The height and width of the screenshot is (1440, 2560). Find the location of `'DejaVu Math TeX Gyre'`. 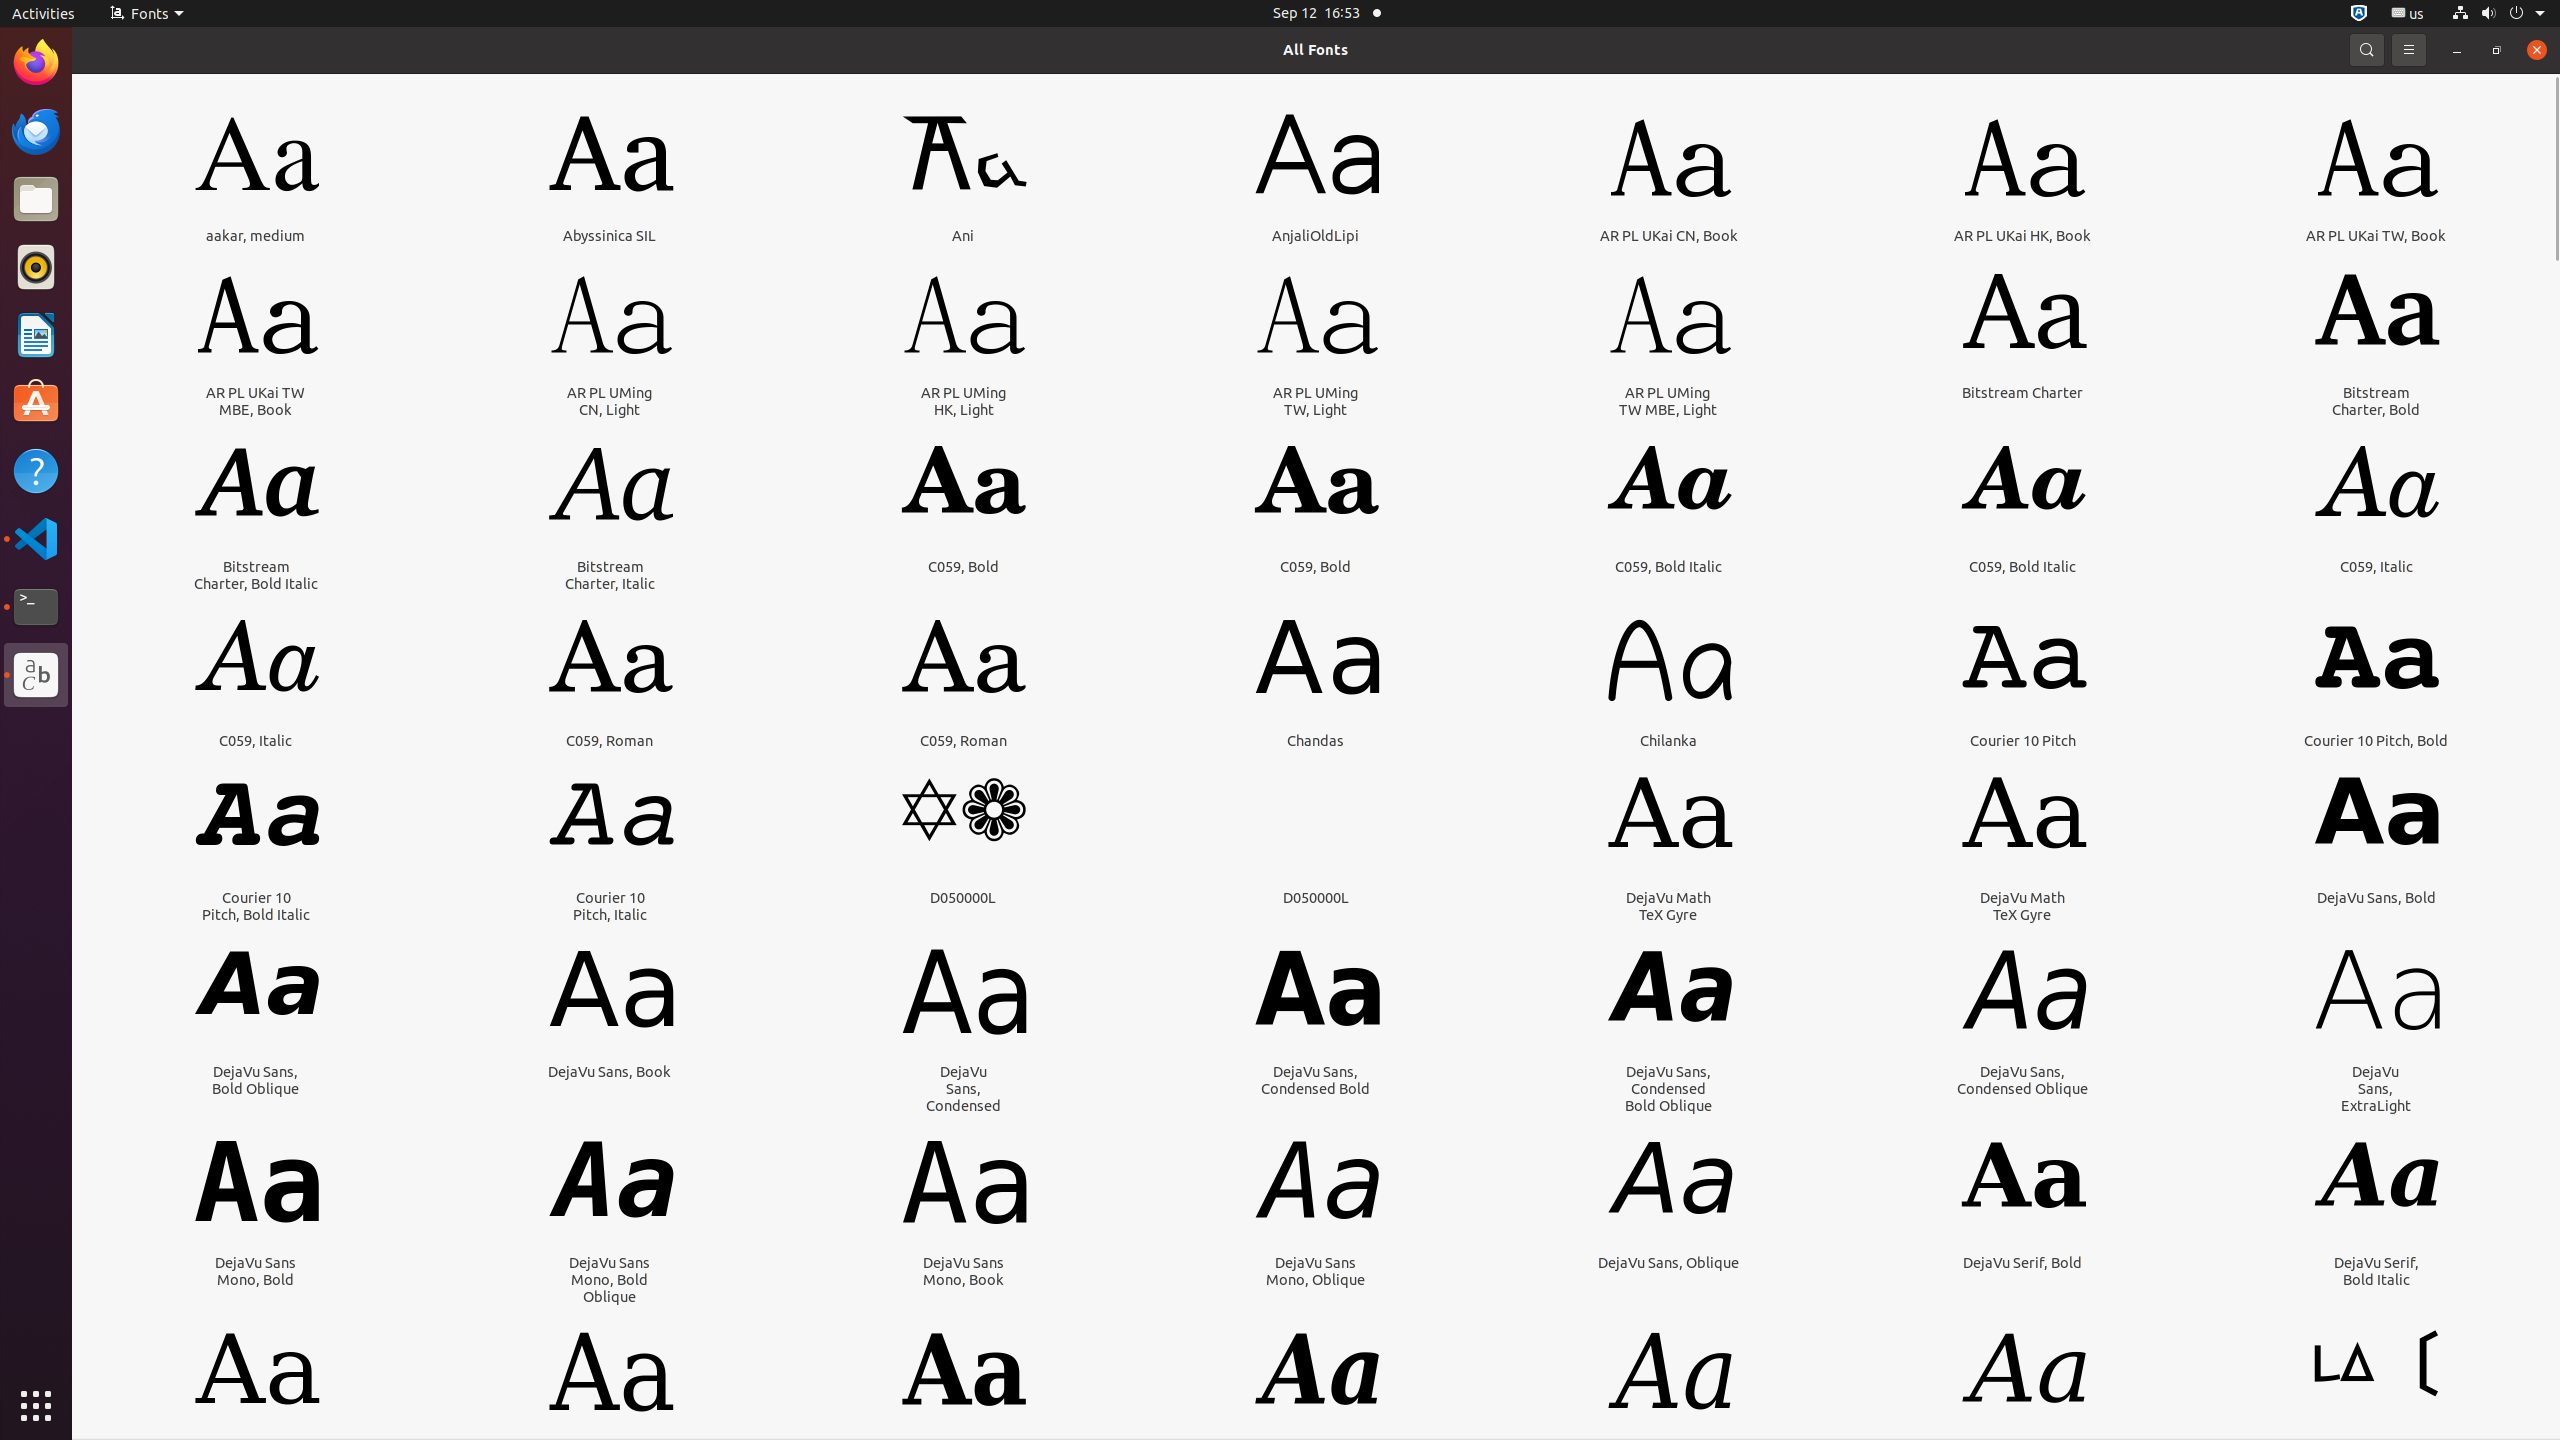

'DejaVu Math TeX Gyre' is located at coordinates (1668, 905).